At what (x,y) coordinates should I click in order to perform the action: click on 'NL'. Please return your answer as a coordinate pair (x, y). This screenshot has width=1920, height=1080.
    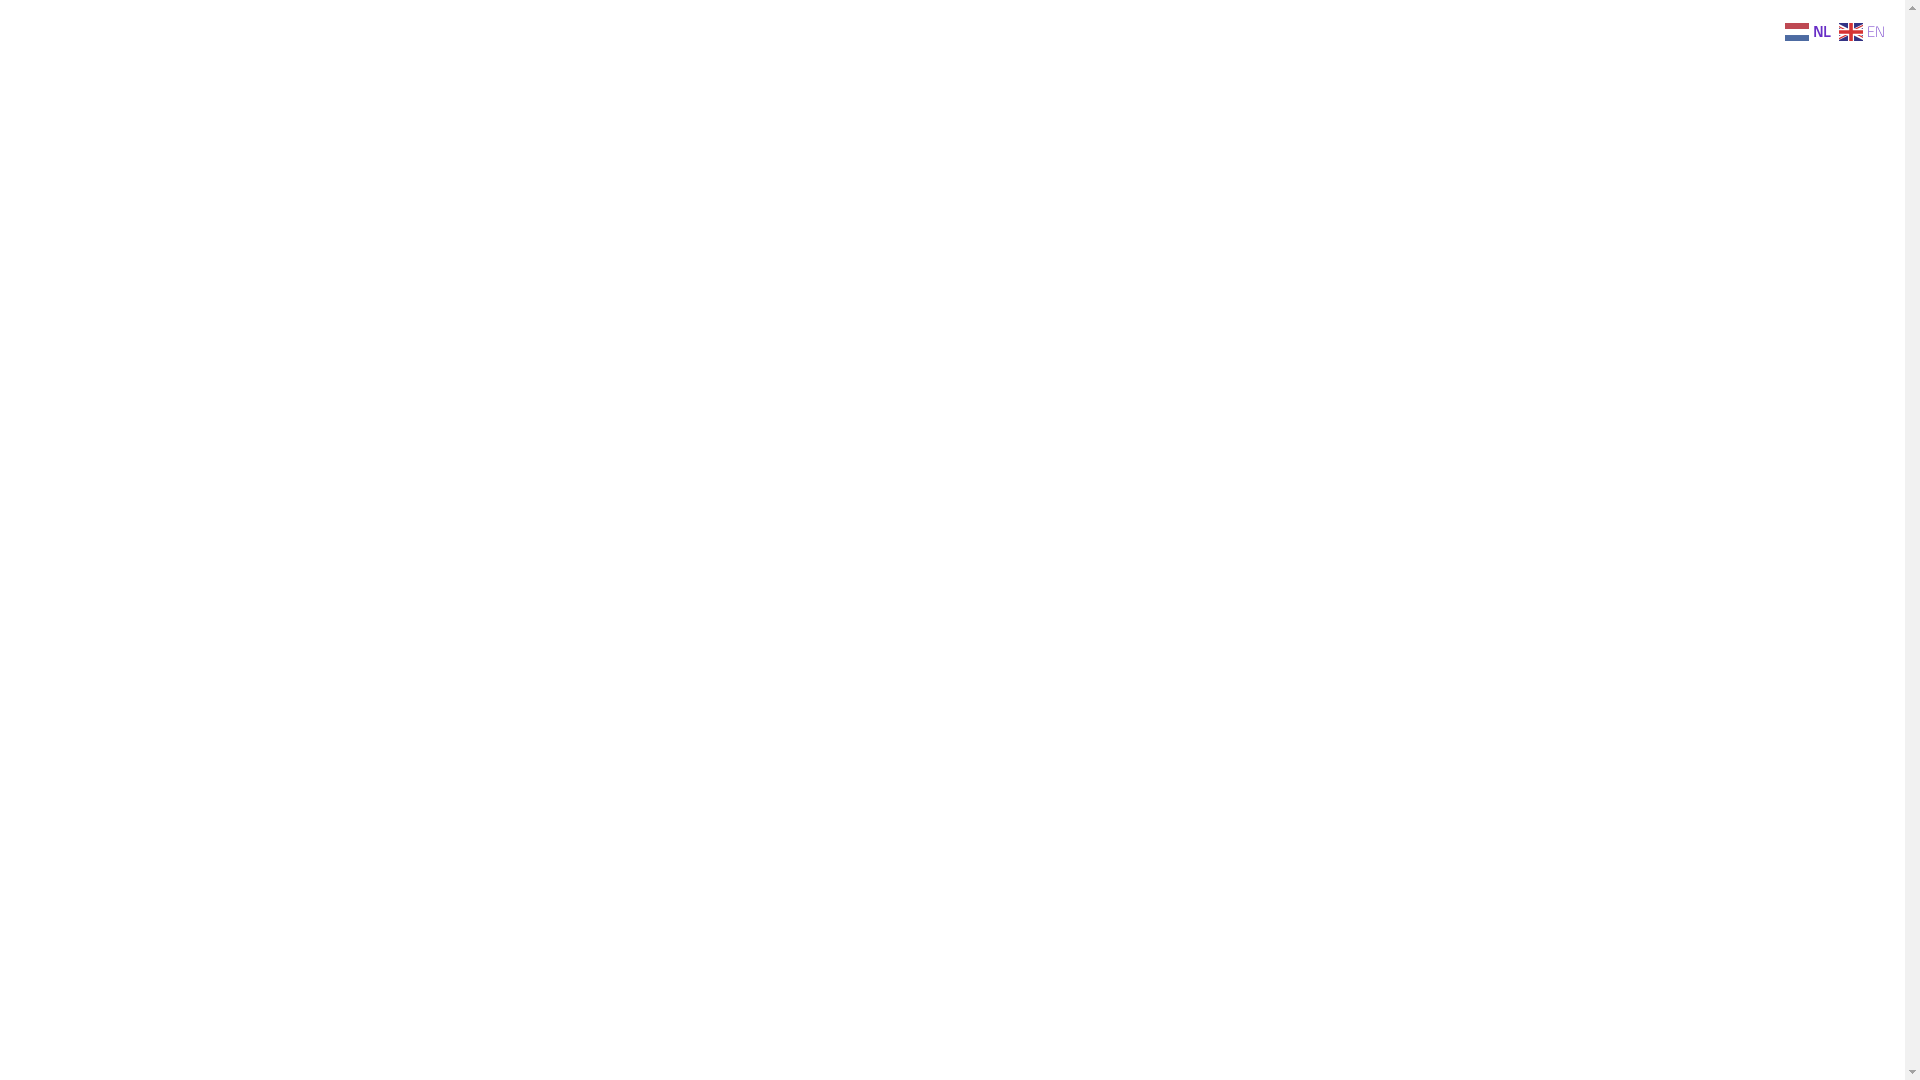
    Looking at the image, I should click on (1809, 29).